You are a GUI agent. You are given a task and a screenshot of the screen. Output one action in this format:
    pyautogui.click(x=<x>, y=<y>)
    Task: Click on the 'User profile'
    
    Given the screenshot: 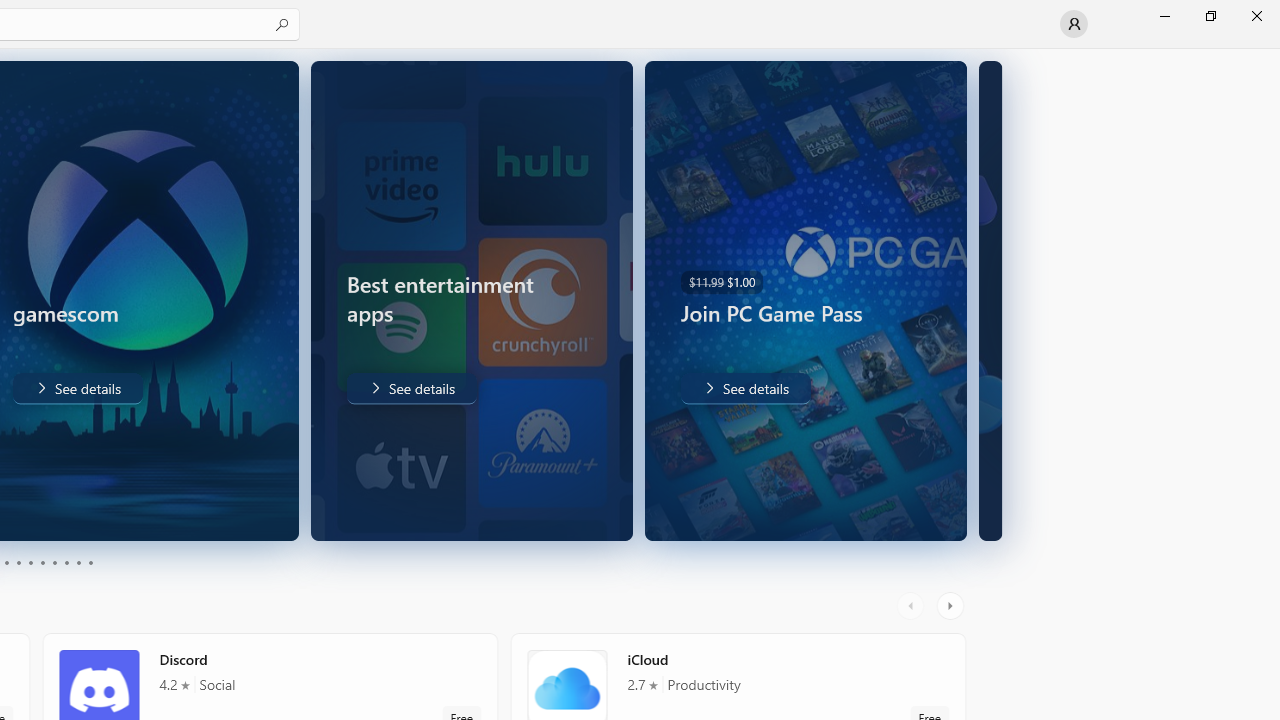 What is the action you would take?
    pyautogui.click(x=1072, y=24)
    